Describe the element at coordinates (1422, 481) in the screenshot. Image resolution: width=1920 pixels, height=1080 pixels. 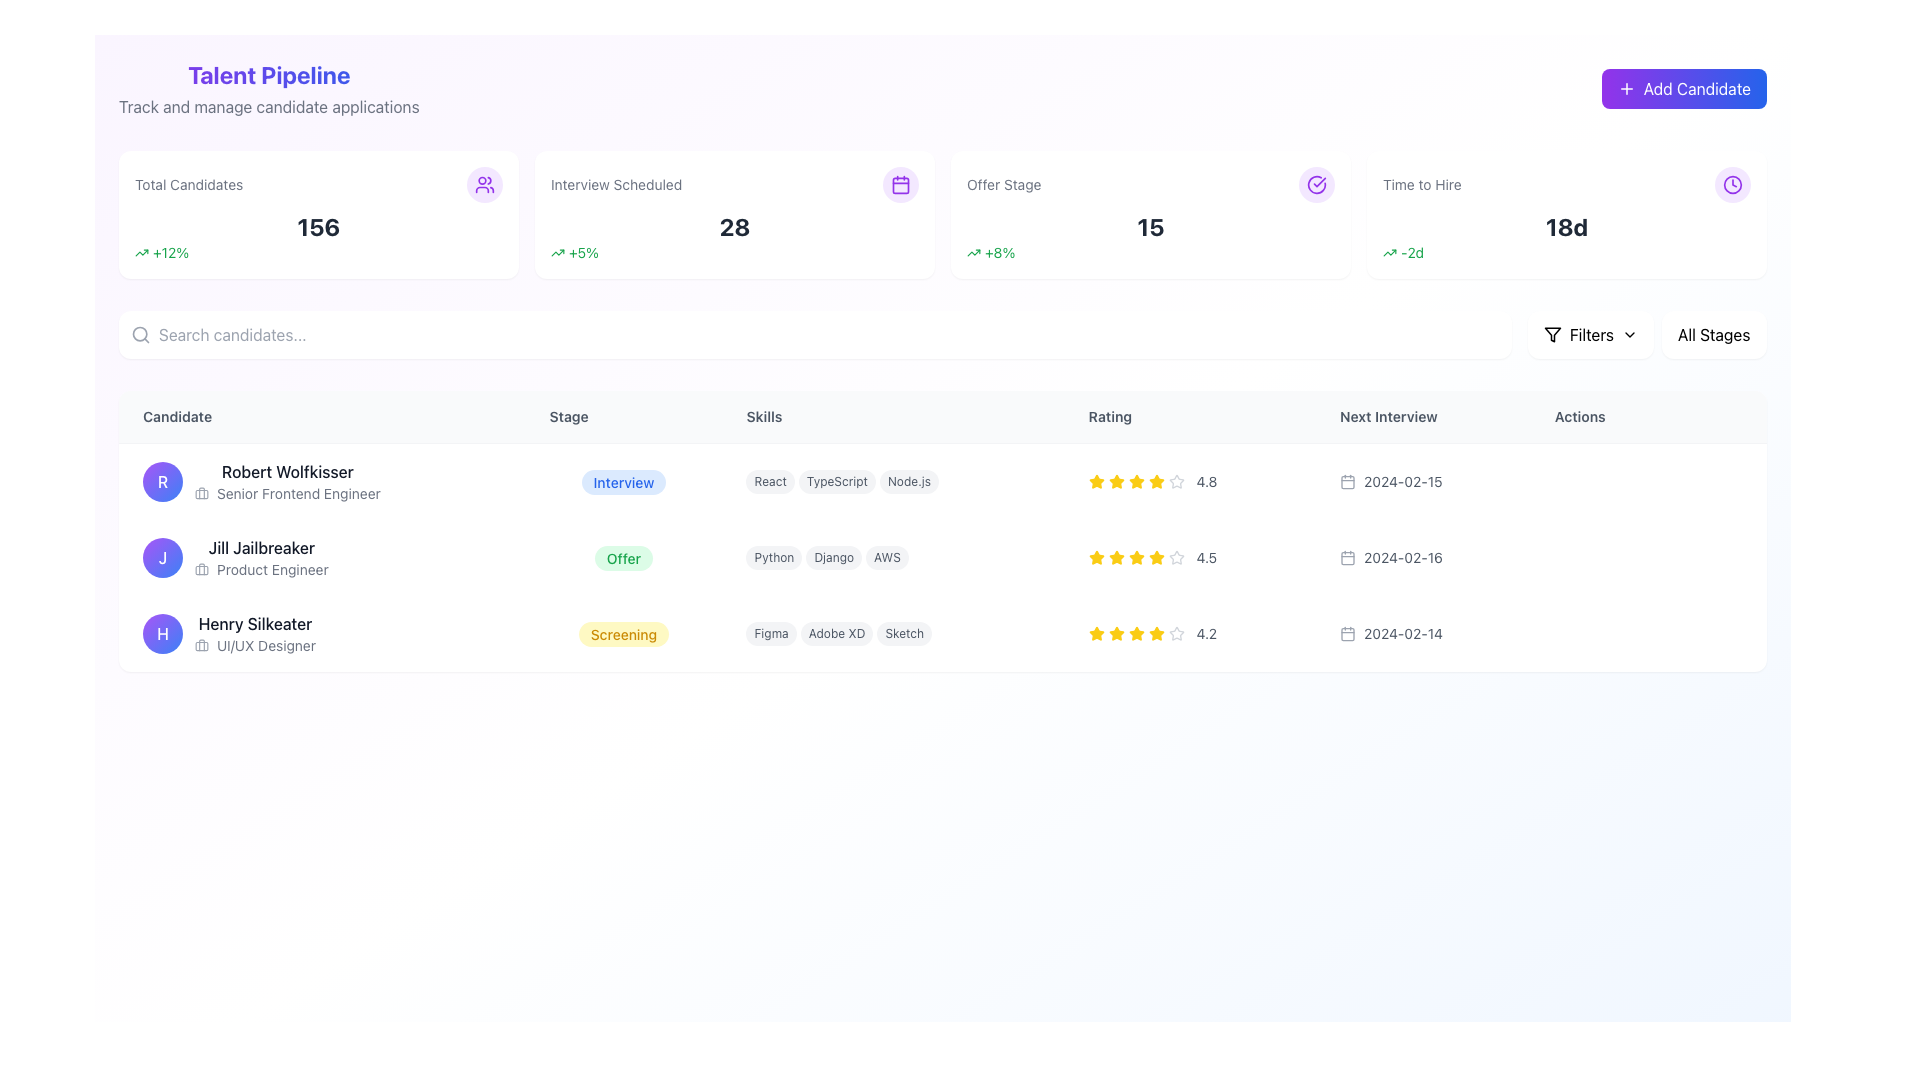
I see `the calendar icon and date label displaying '2024-02-15' in the sixth column under the 'Next Interview' header for the row of 'Robert Wolfkisser'` at that location.